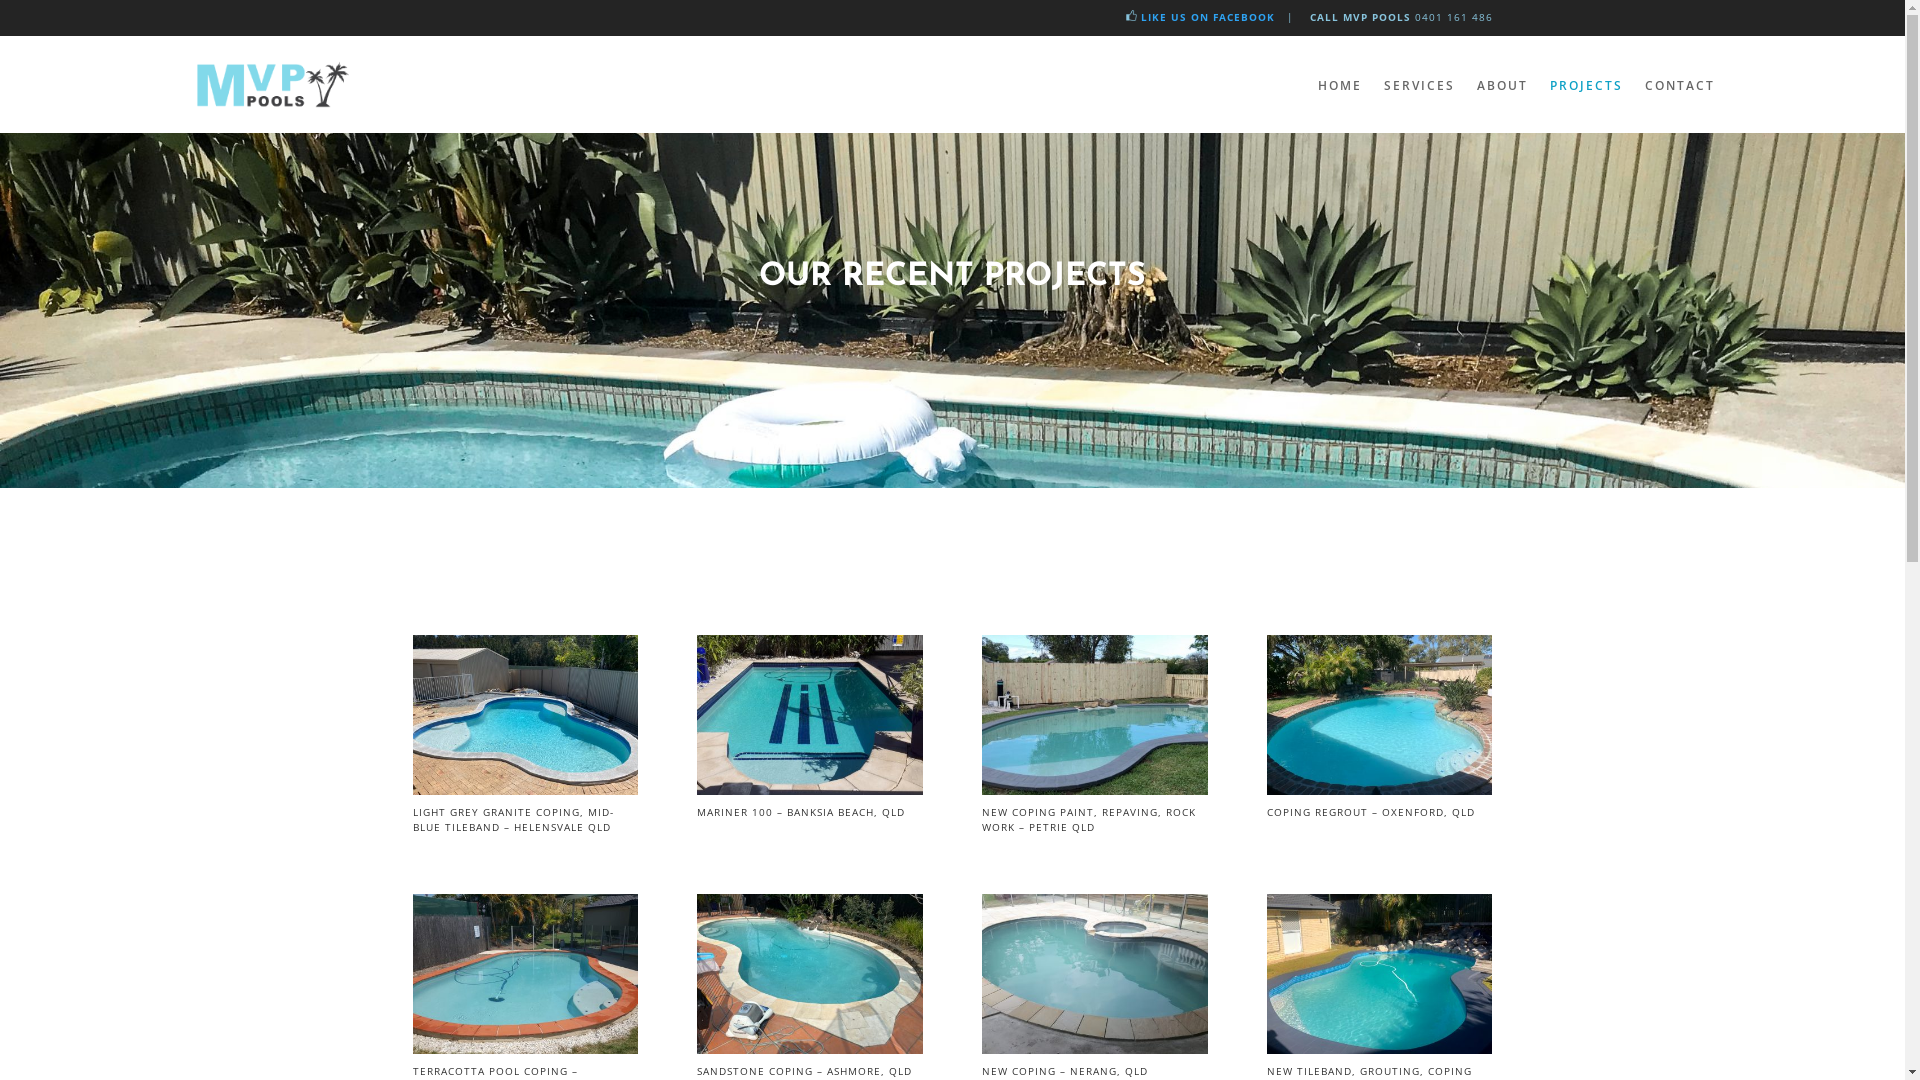  What do you see at coordinates (1339, 84) in the screenshot?
I see `'HOME'` at bounding box center [1339, 84].